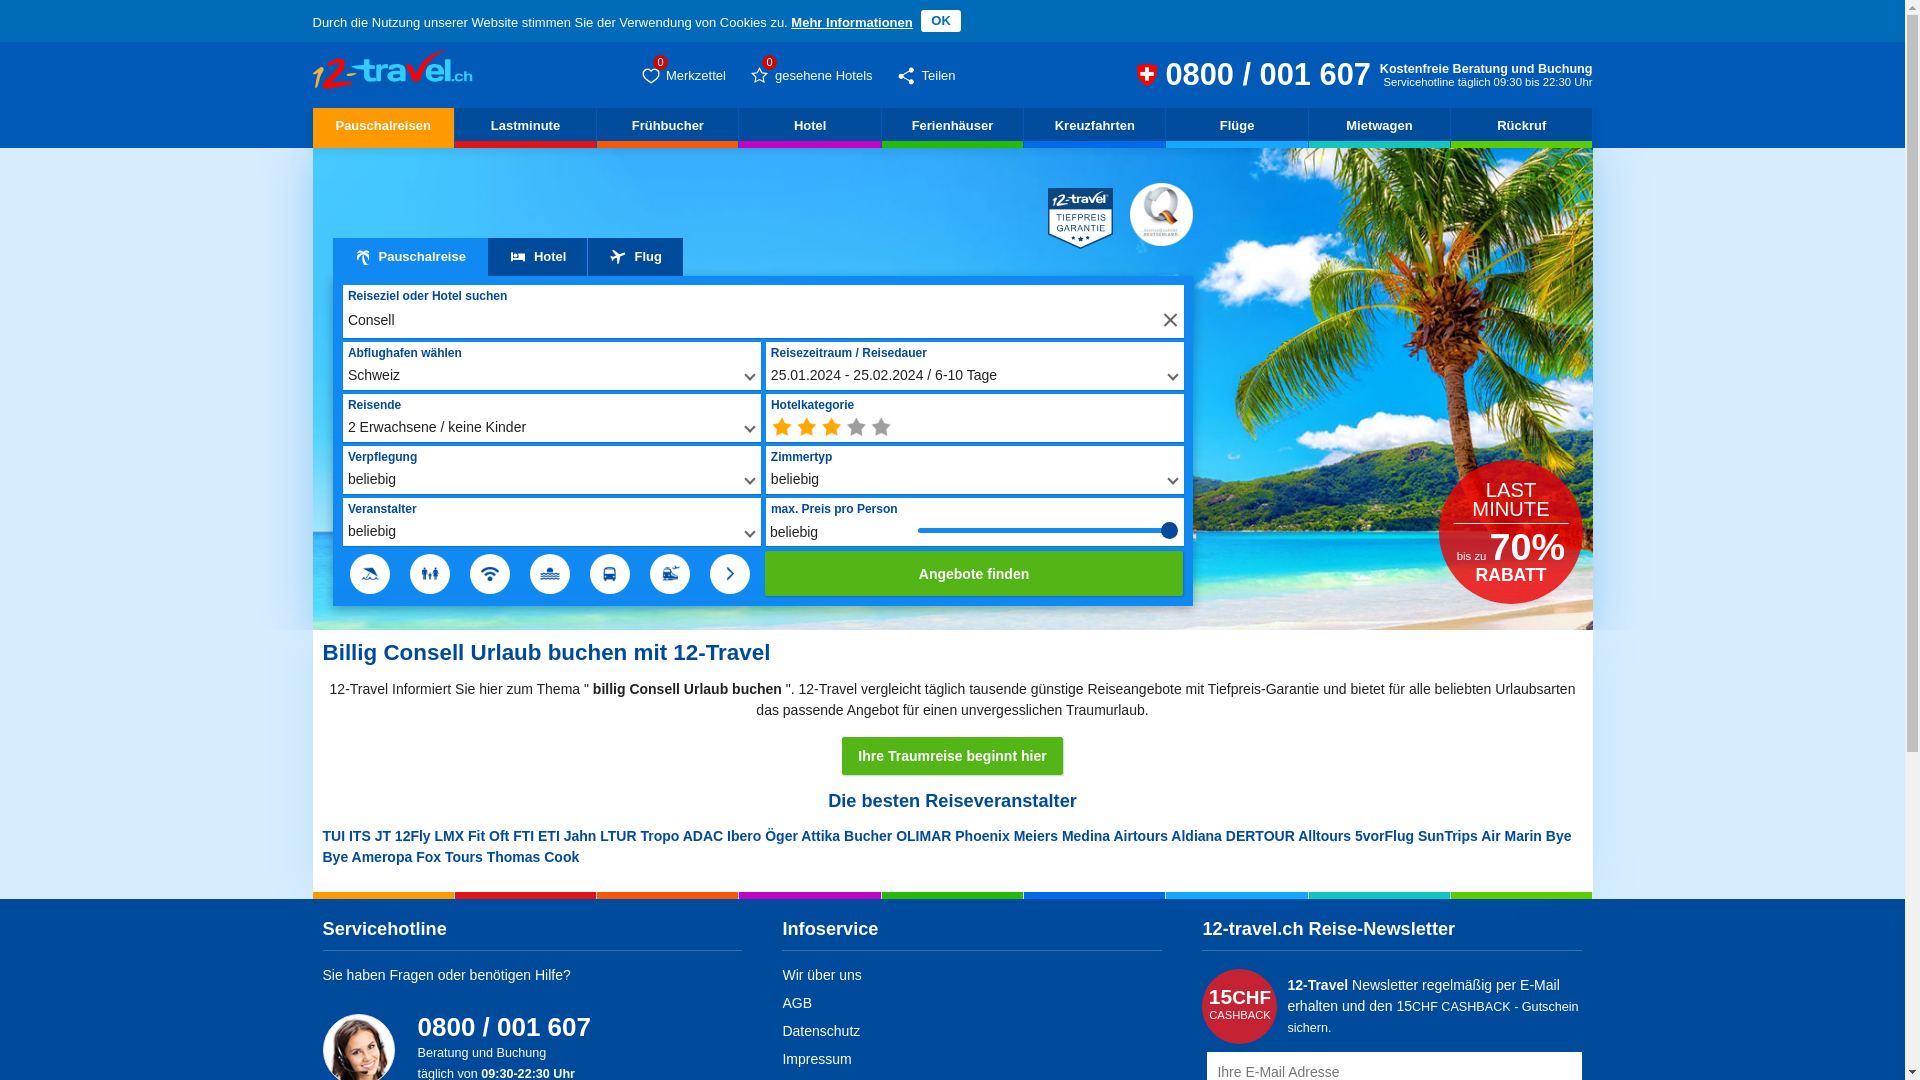  Describe the element at coordinates (820, 836) in the screenshot. I see `'Attika'` at that location.